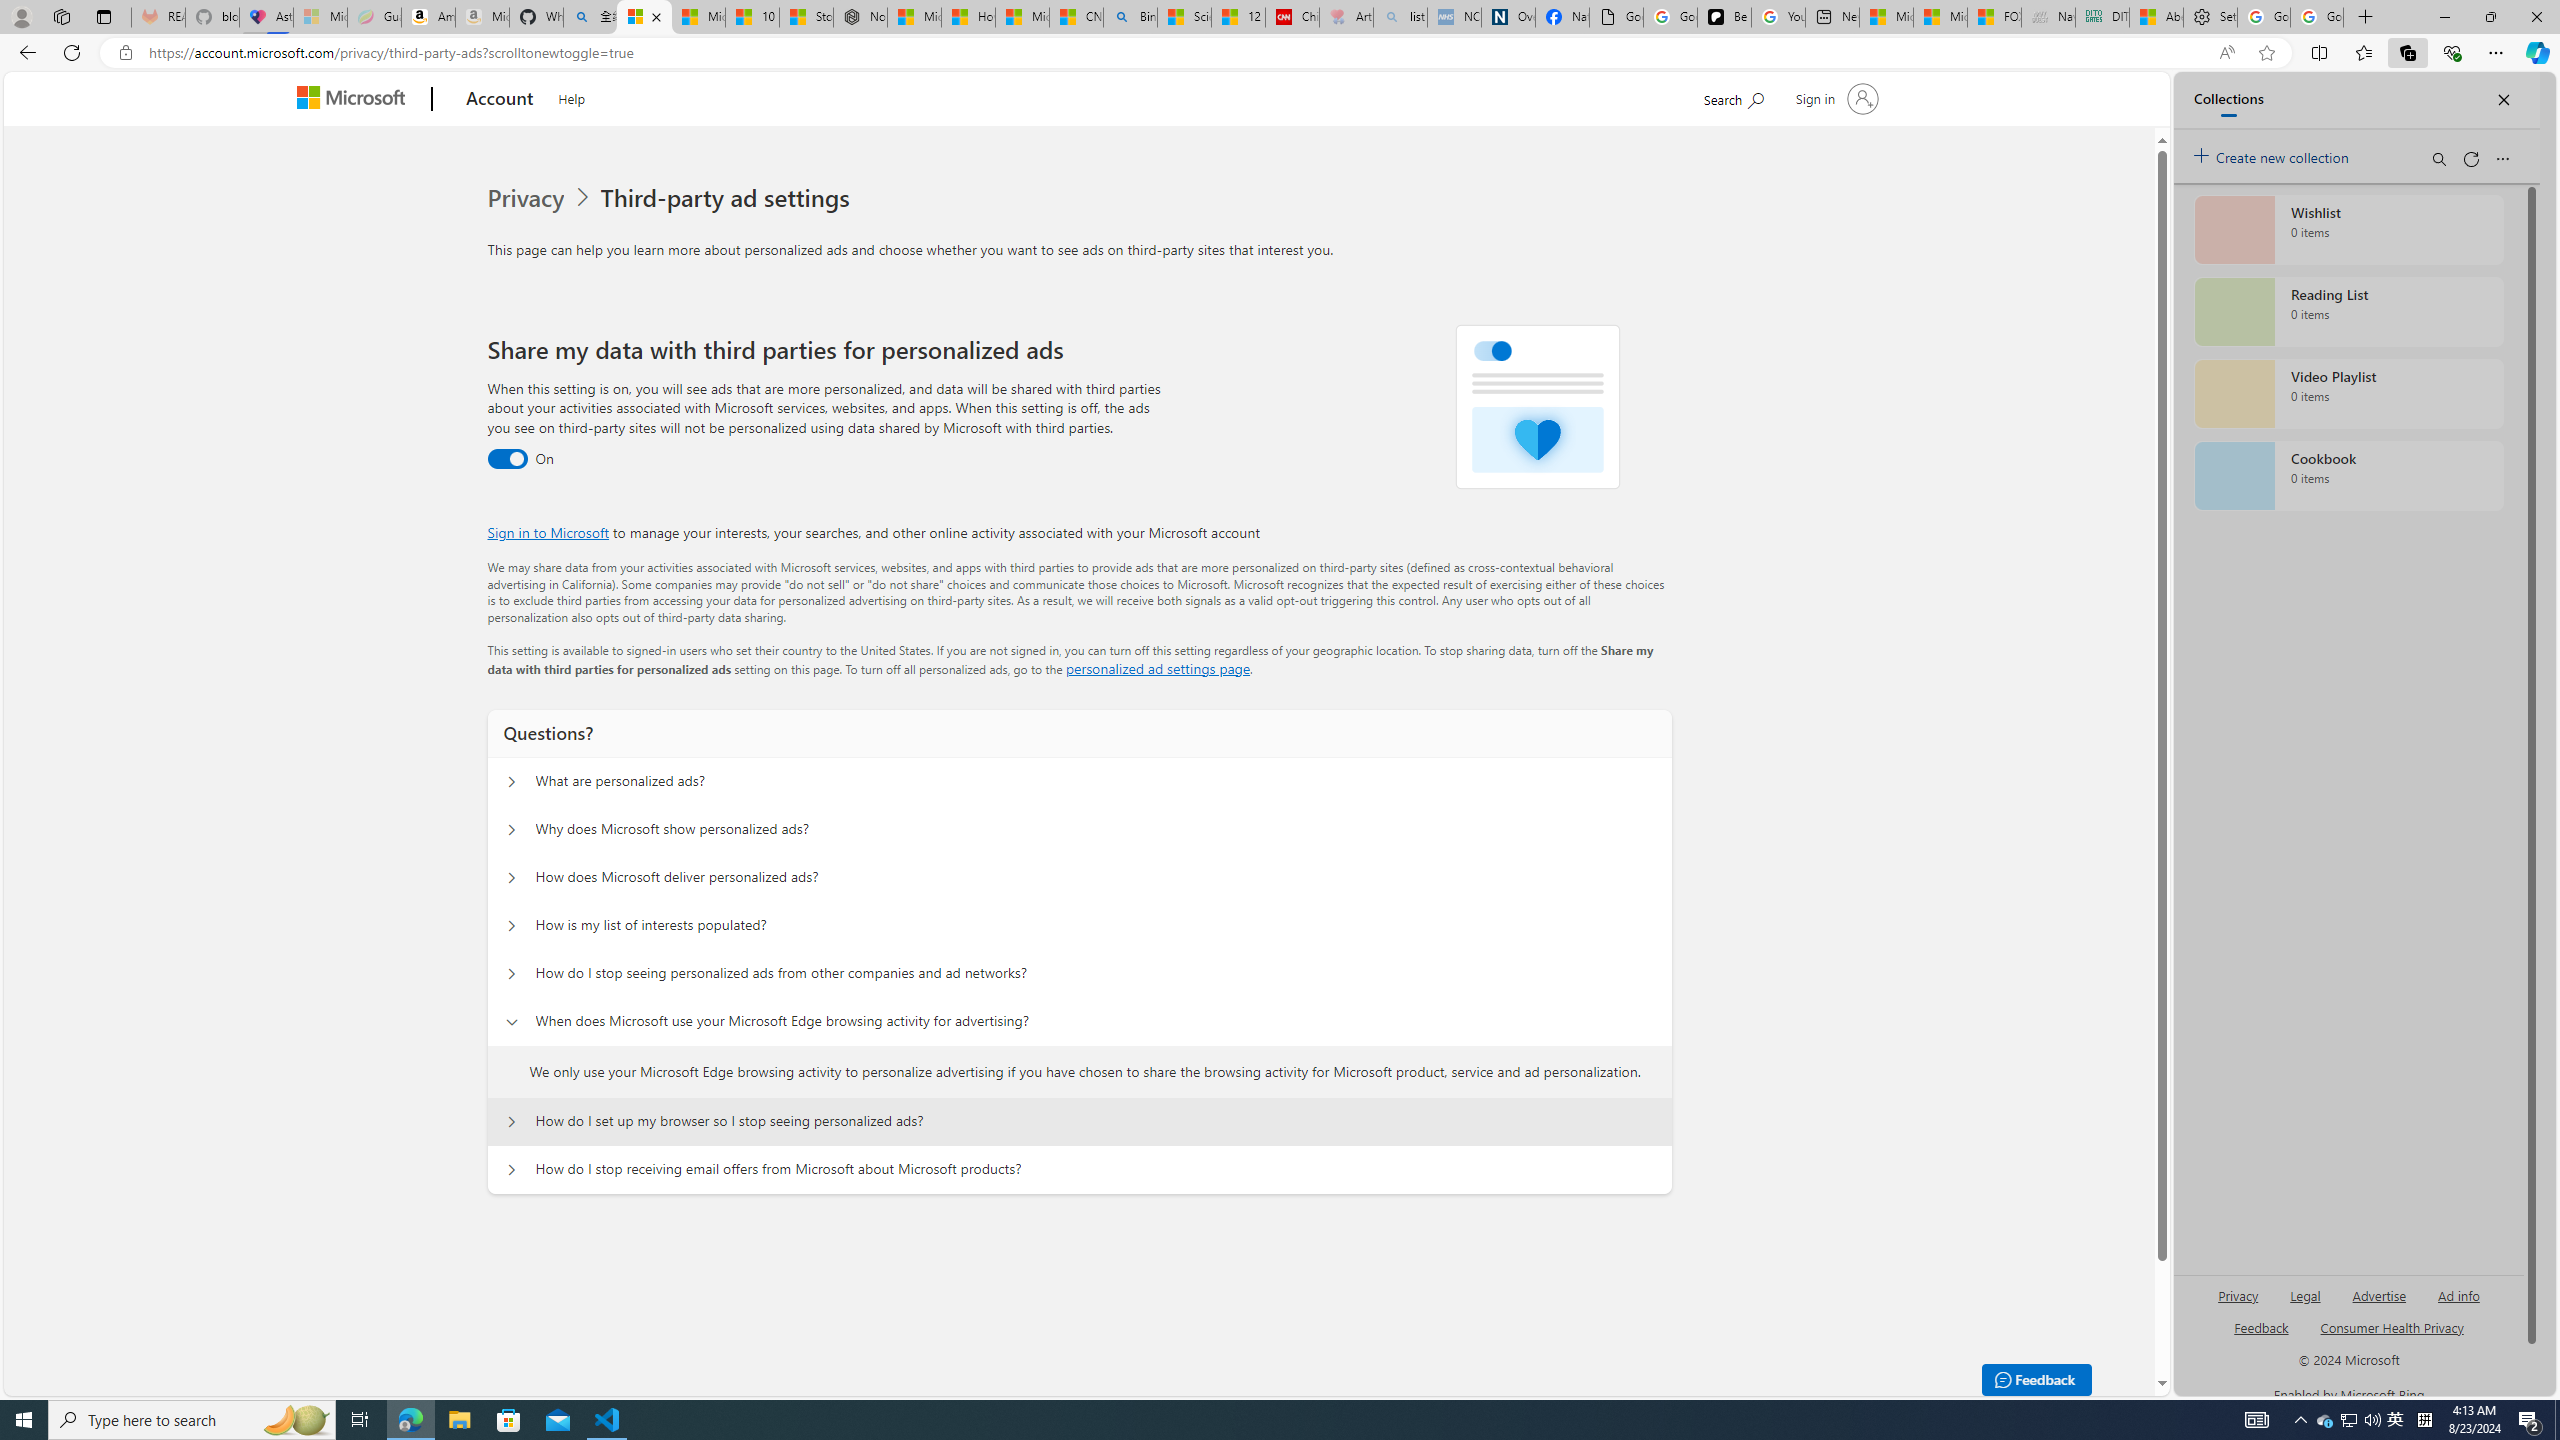  What do you see at coordinates (2261, 1325) in the screenshot?
I see `'AutomationID: sb_feedback'` at bounding box center [2261, 1325].